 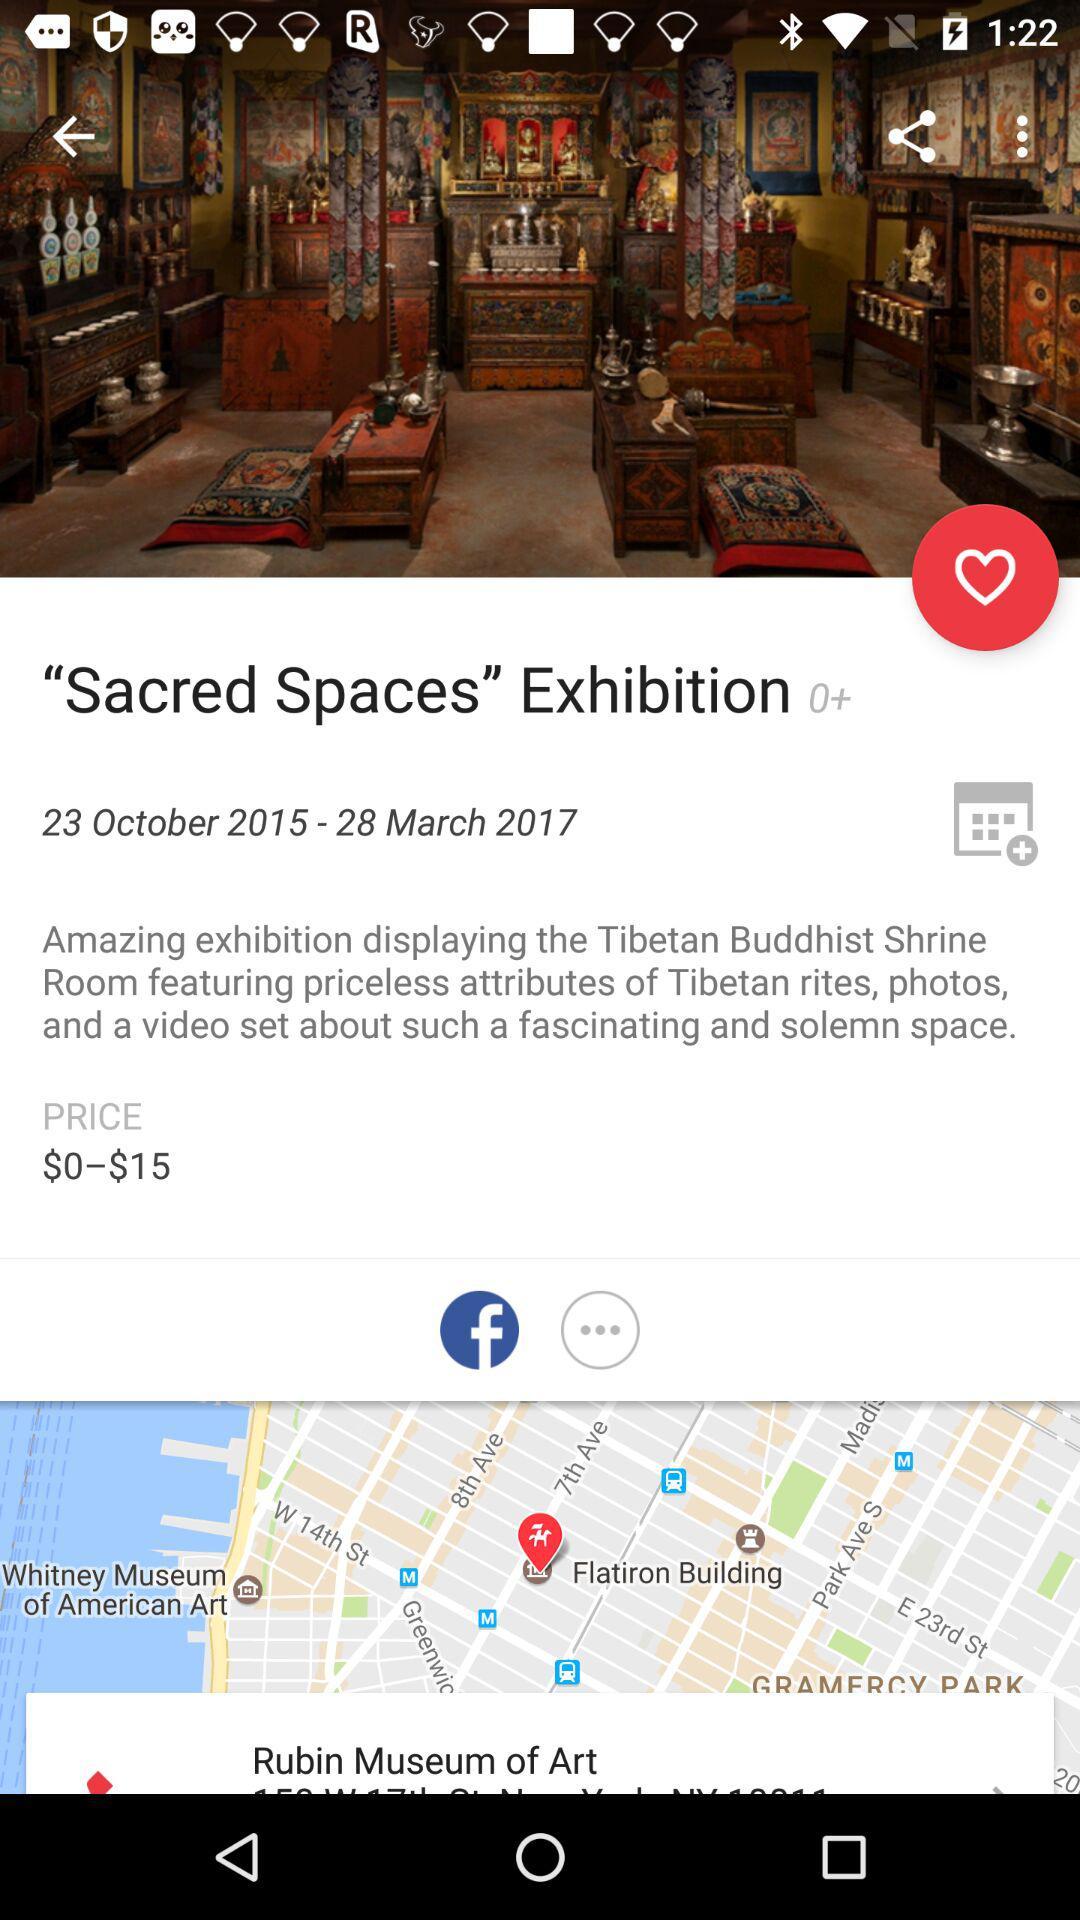 What do you see at coordinates (984, 576) in the screenshot?
I see `the favorite icon` at bounding box center [984, 576].